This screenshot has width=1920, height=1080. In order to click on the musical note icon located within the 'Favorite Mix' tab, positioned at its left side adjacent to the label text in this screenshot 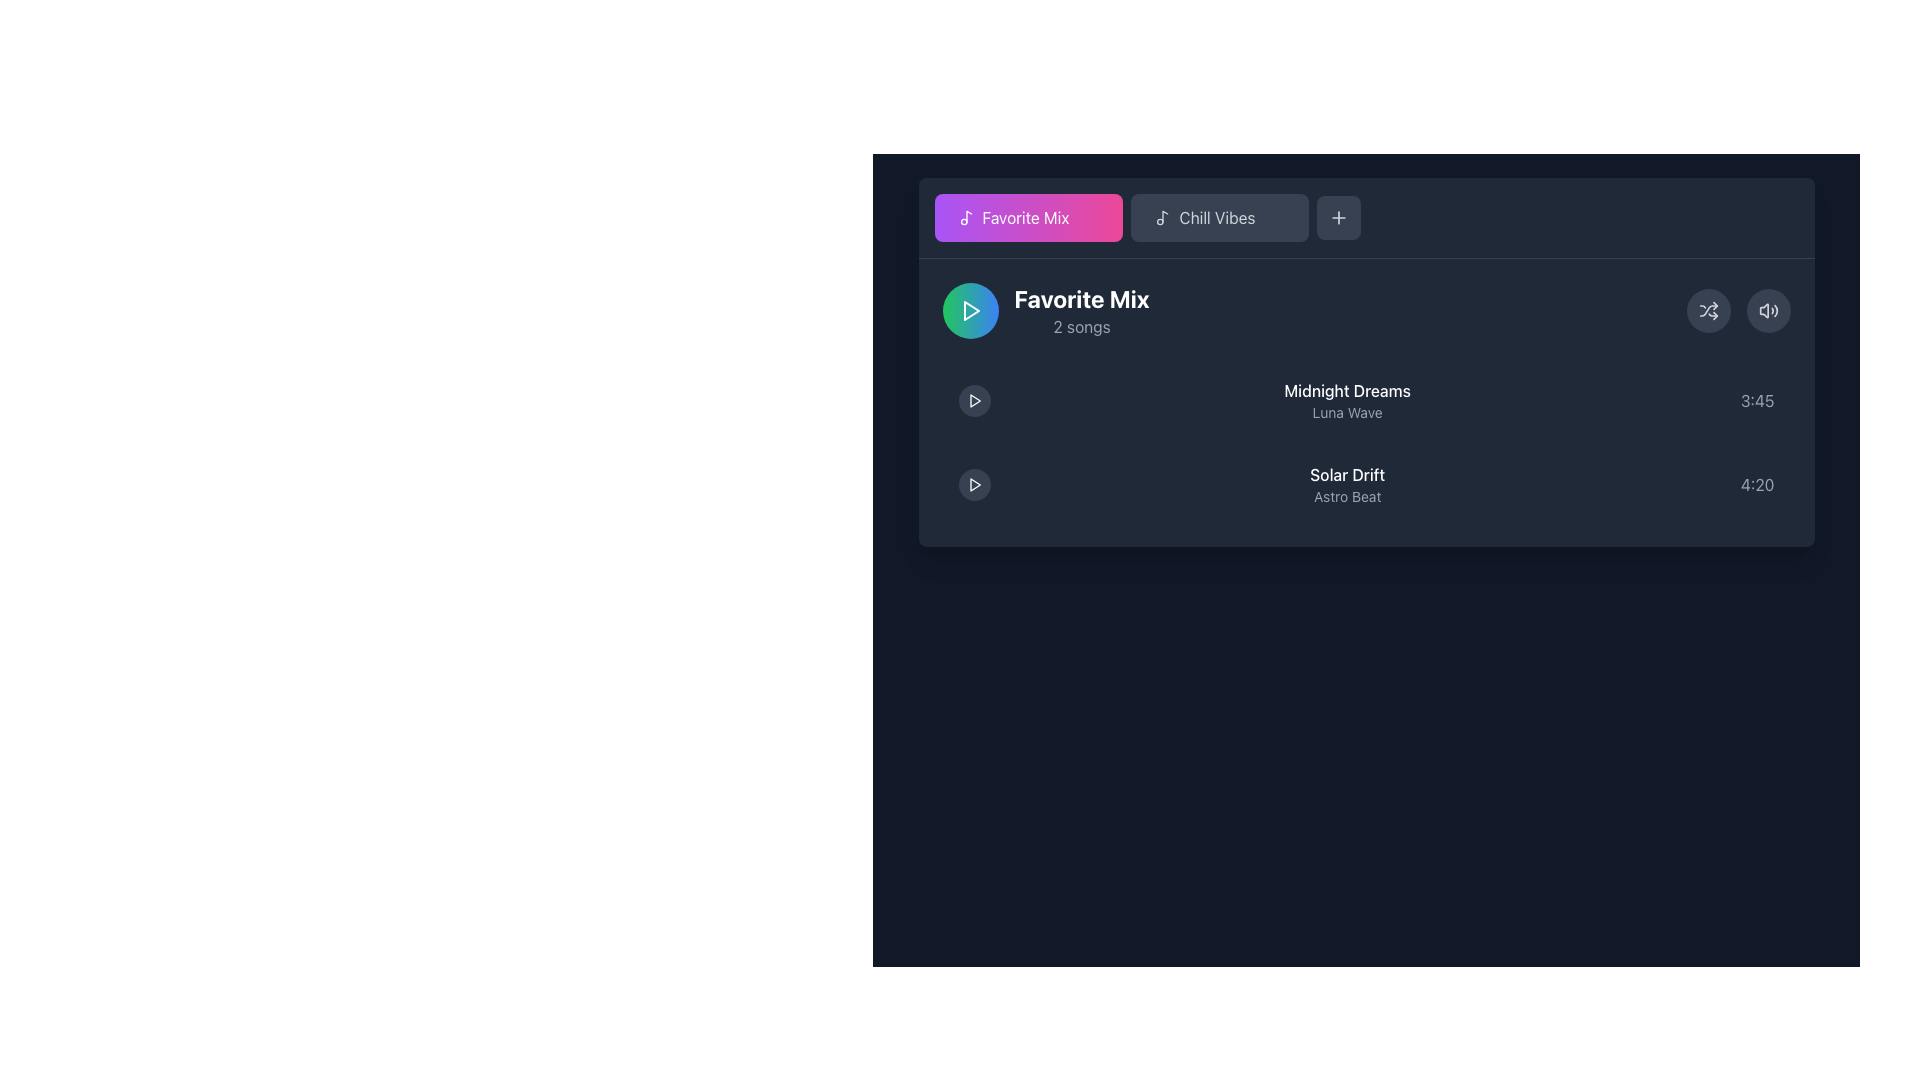, I will do `click(966, 218)`.